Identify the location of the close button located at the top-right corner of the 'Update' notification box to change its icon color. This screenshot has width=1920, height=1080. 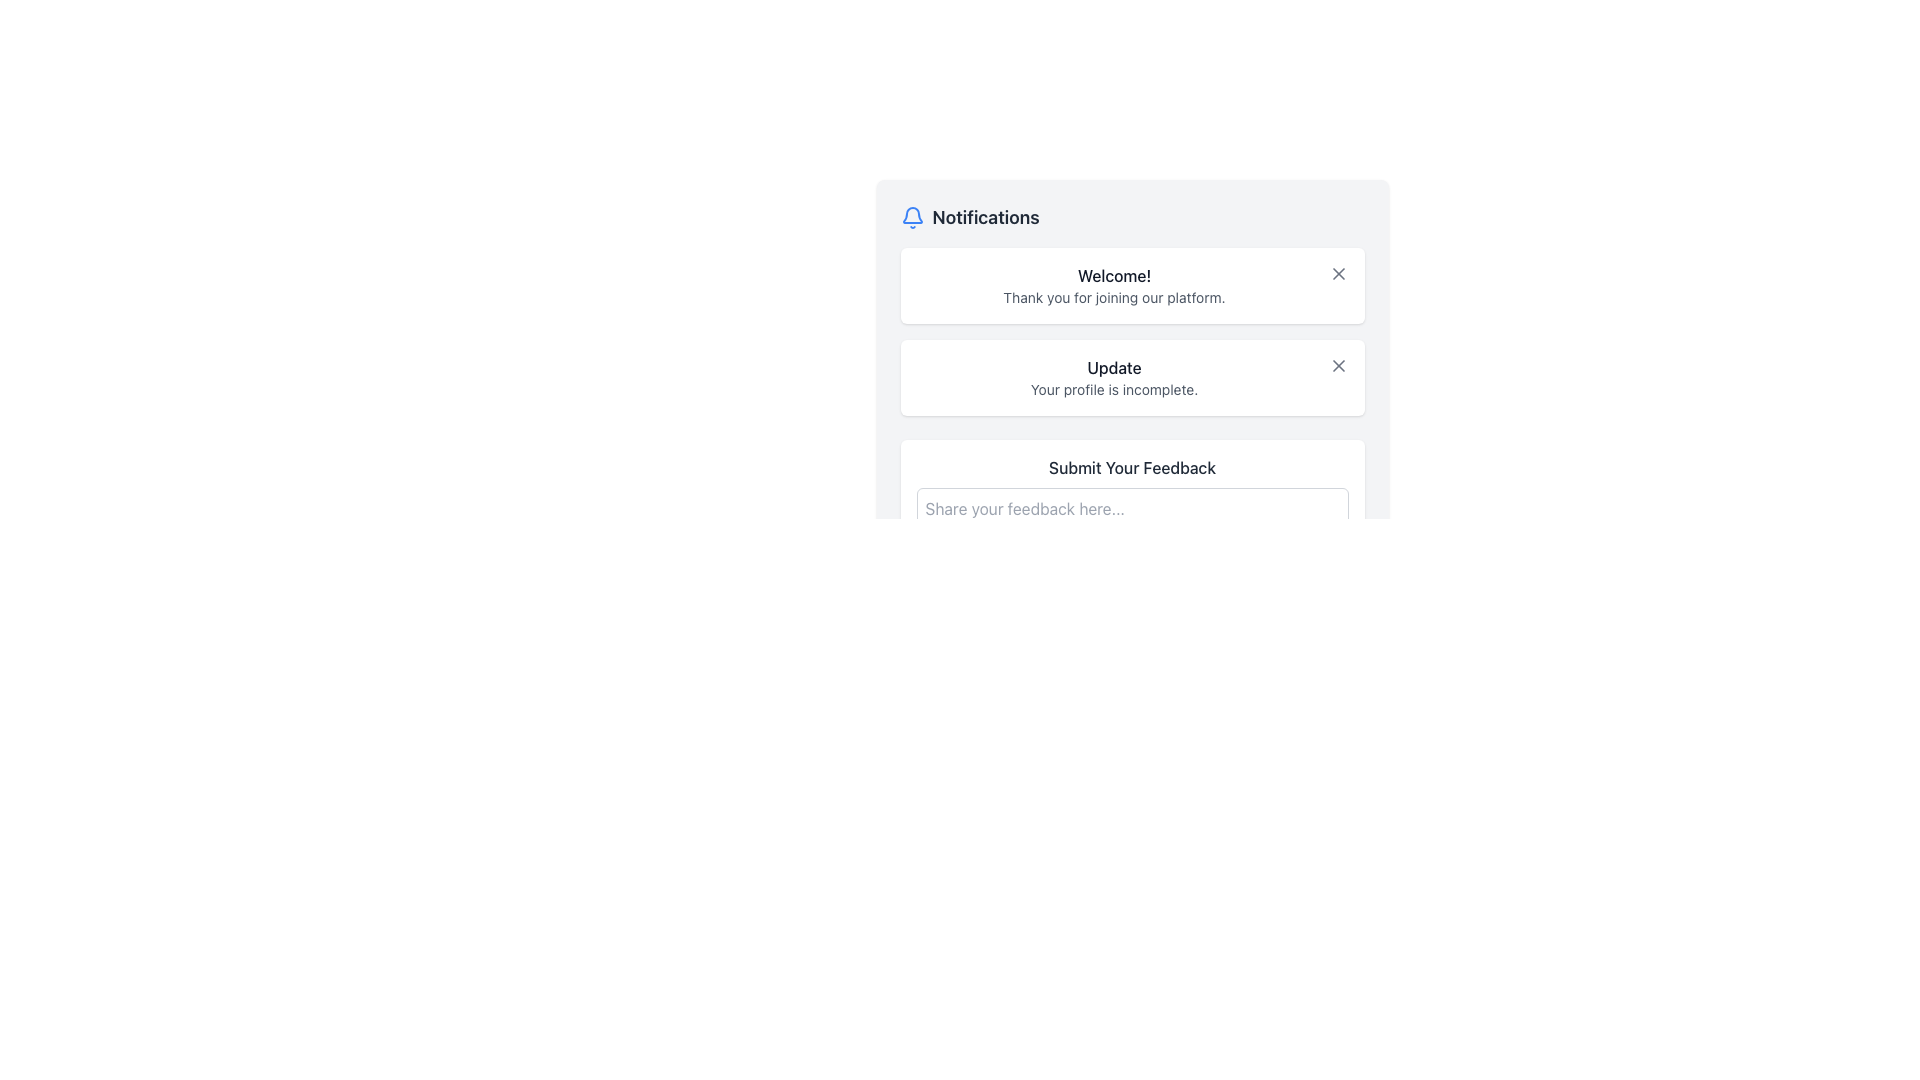
(1338, 366).